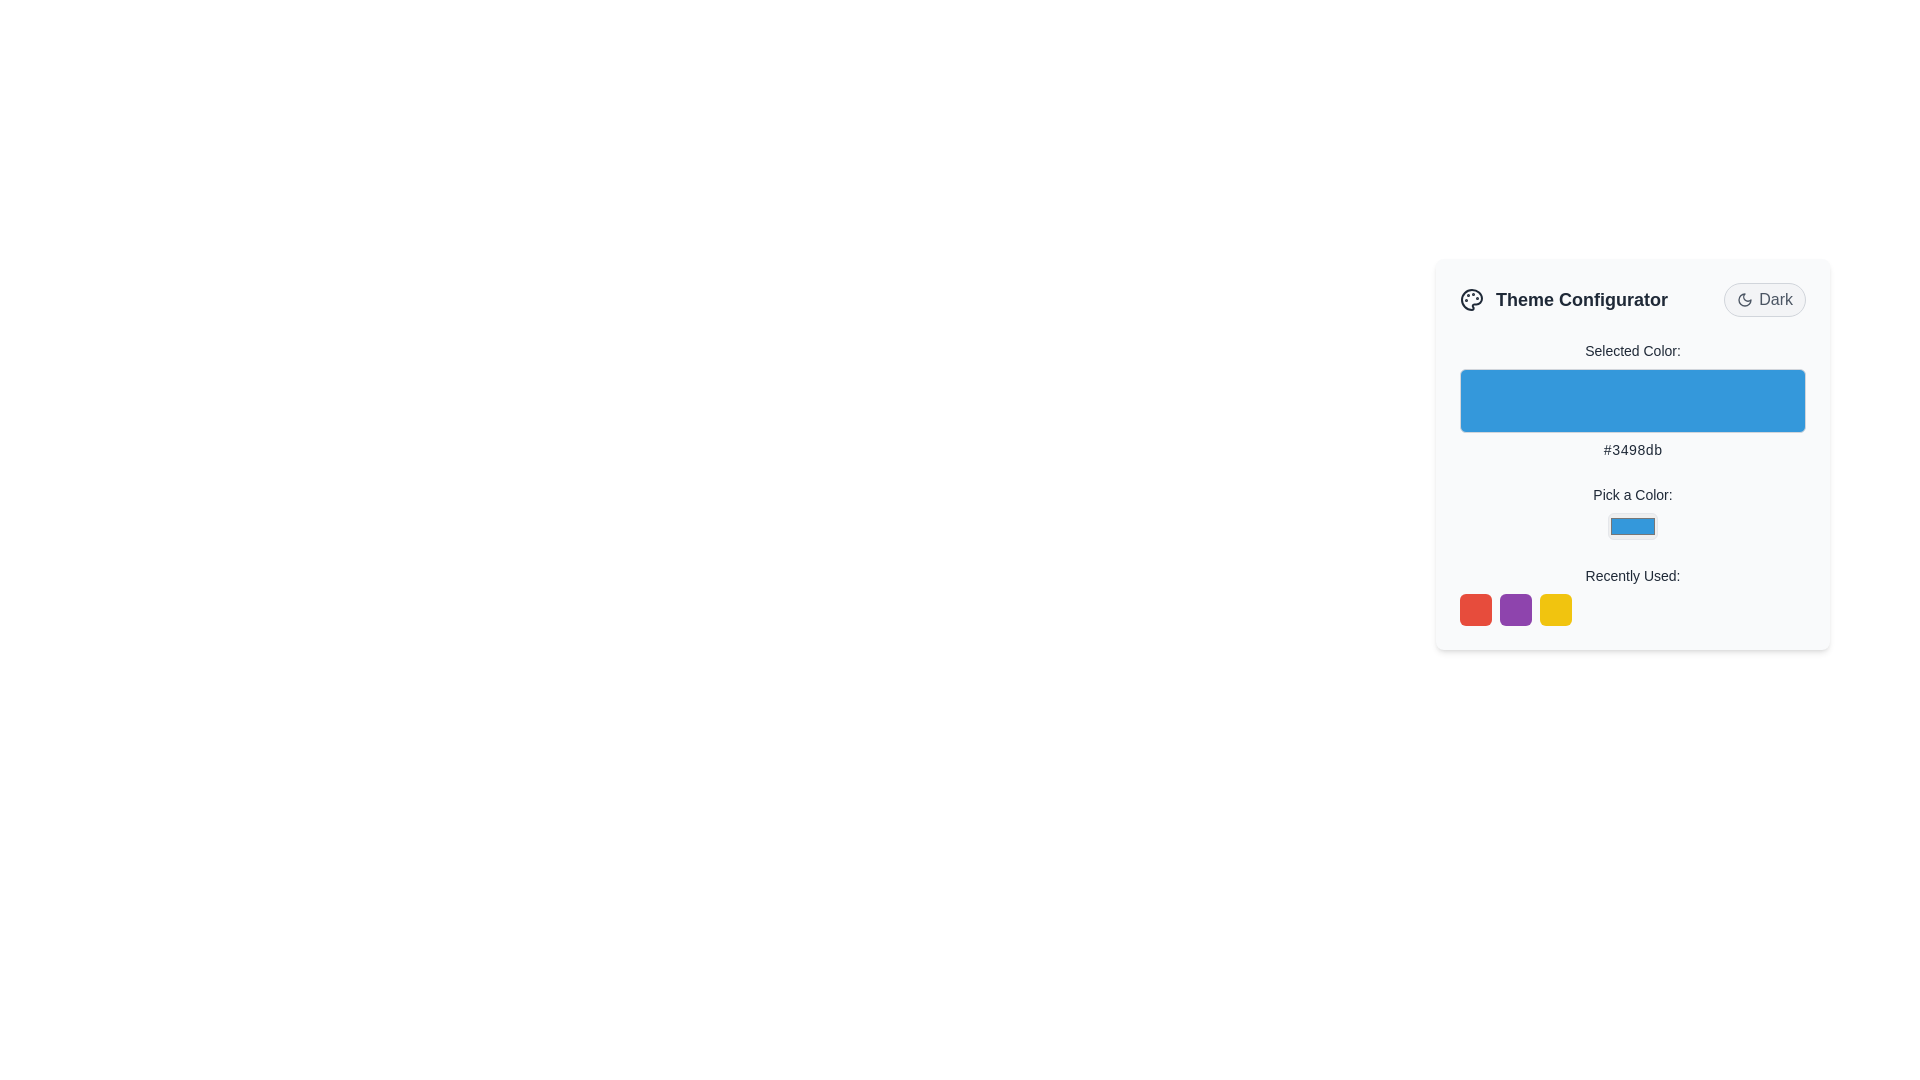 The width and height of the screenshot is (1920, 1080). What do you see at coordinates (1632, 451) in the screenshot?
I see `the static text displaying the hexadecimal color code, which is located below the 'Selected Color:' label and the color preview rectangle` at bounding box center [1632, 451].